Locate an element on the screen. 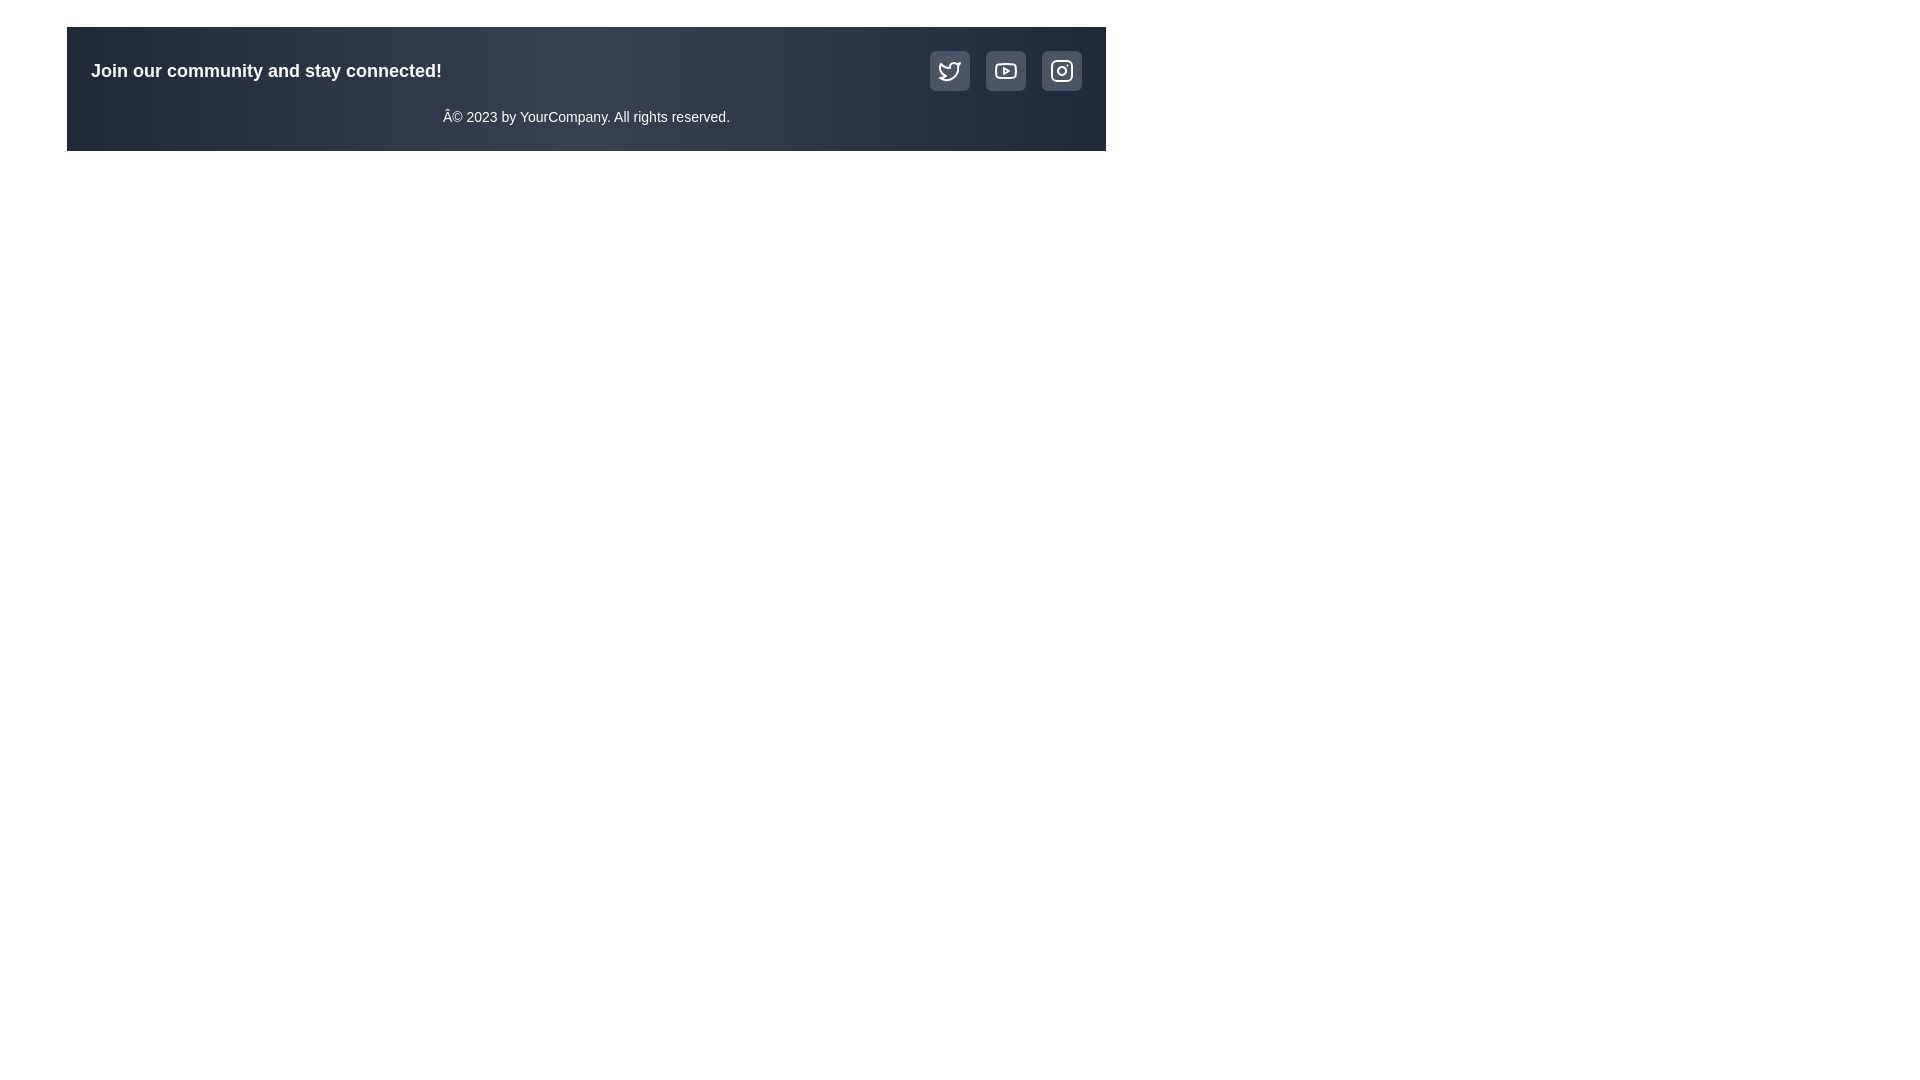 Image resolution: width=1920 pixels, height=1080 pixels. the bird silhouette icon located in the top-right section of the toolbar is located at coordinates (949, 69).